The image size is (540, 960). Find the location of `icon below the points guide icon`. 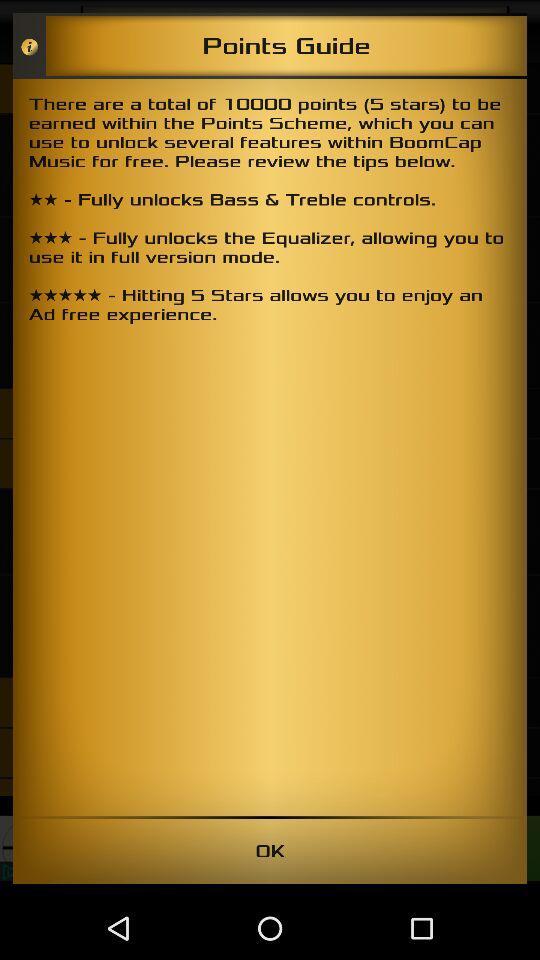

icon below the points guide icon is located at coordinates (270, 447).